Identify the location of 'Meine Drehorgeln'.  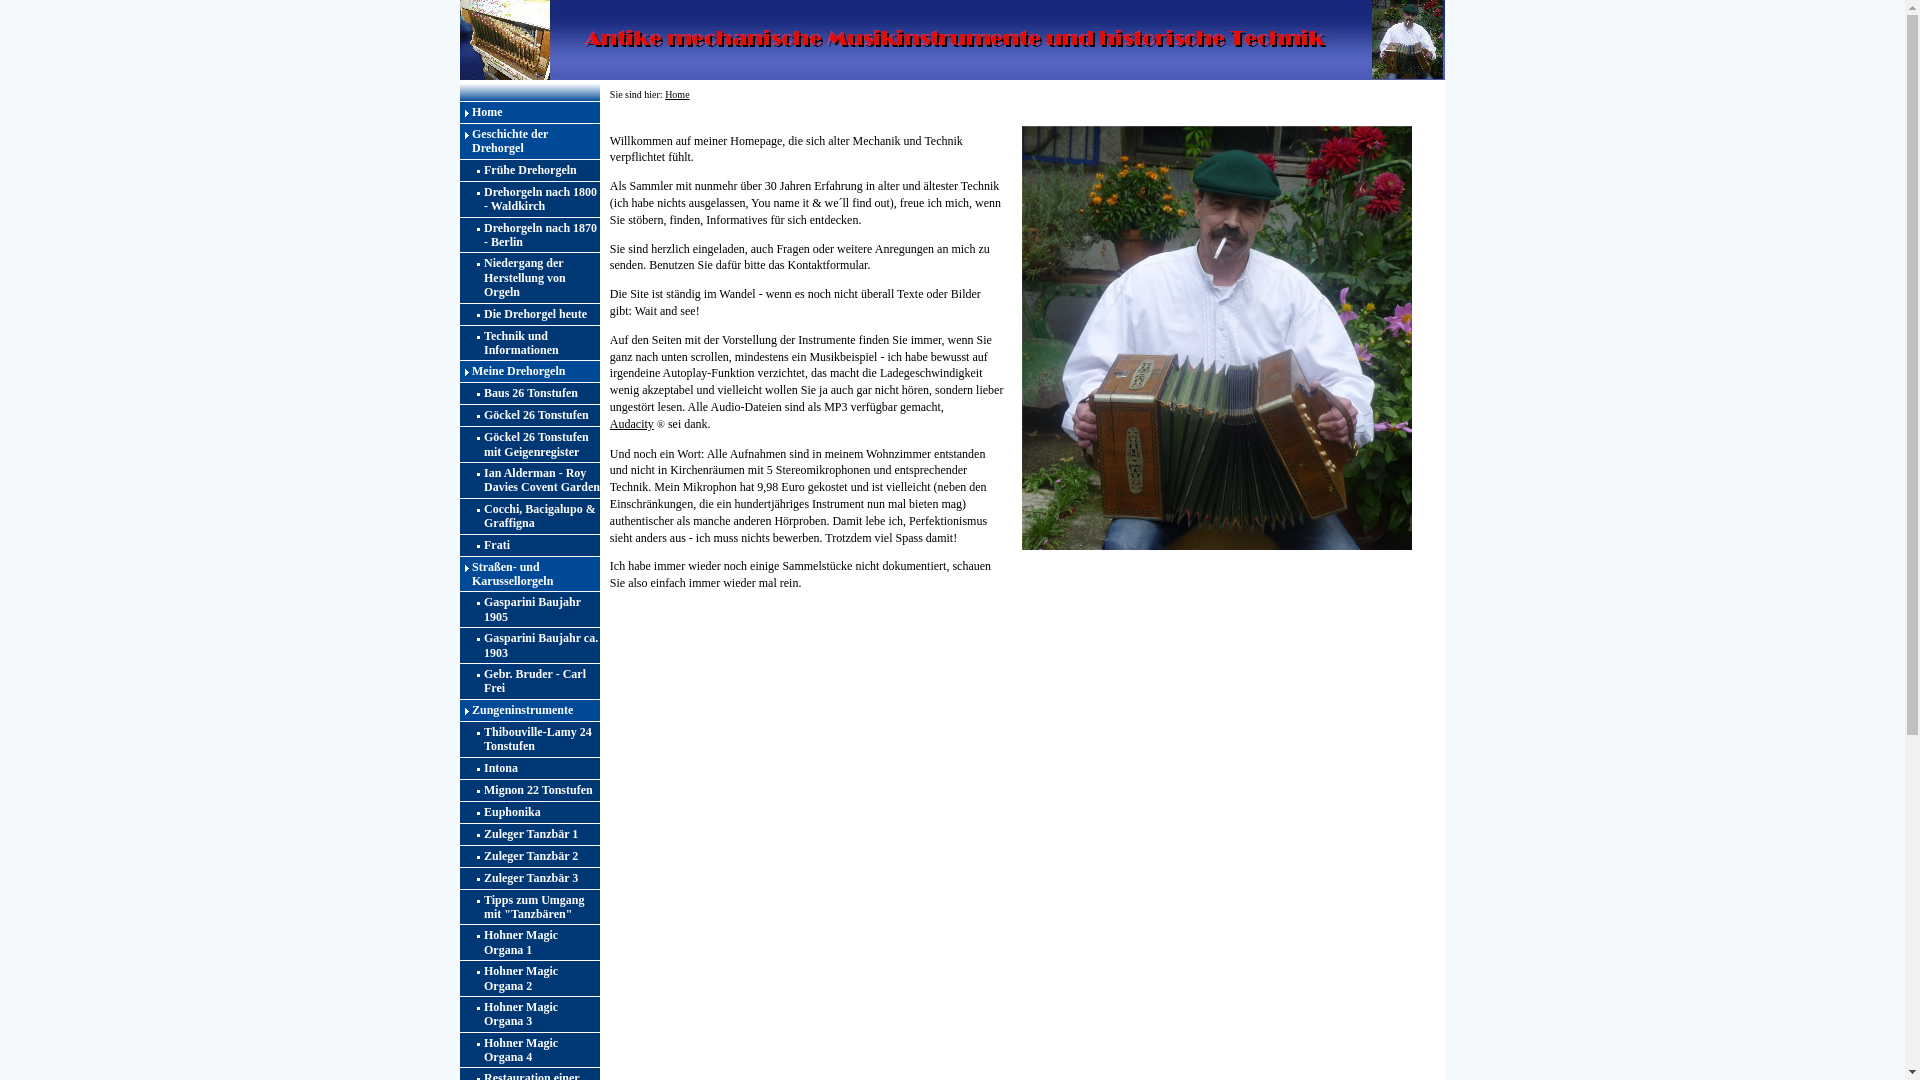
(529, 371).